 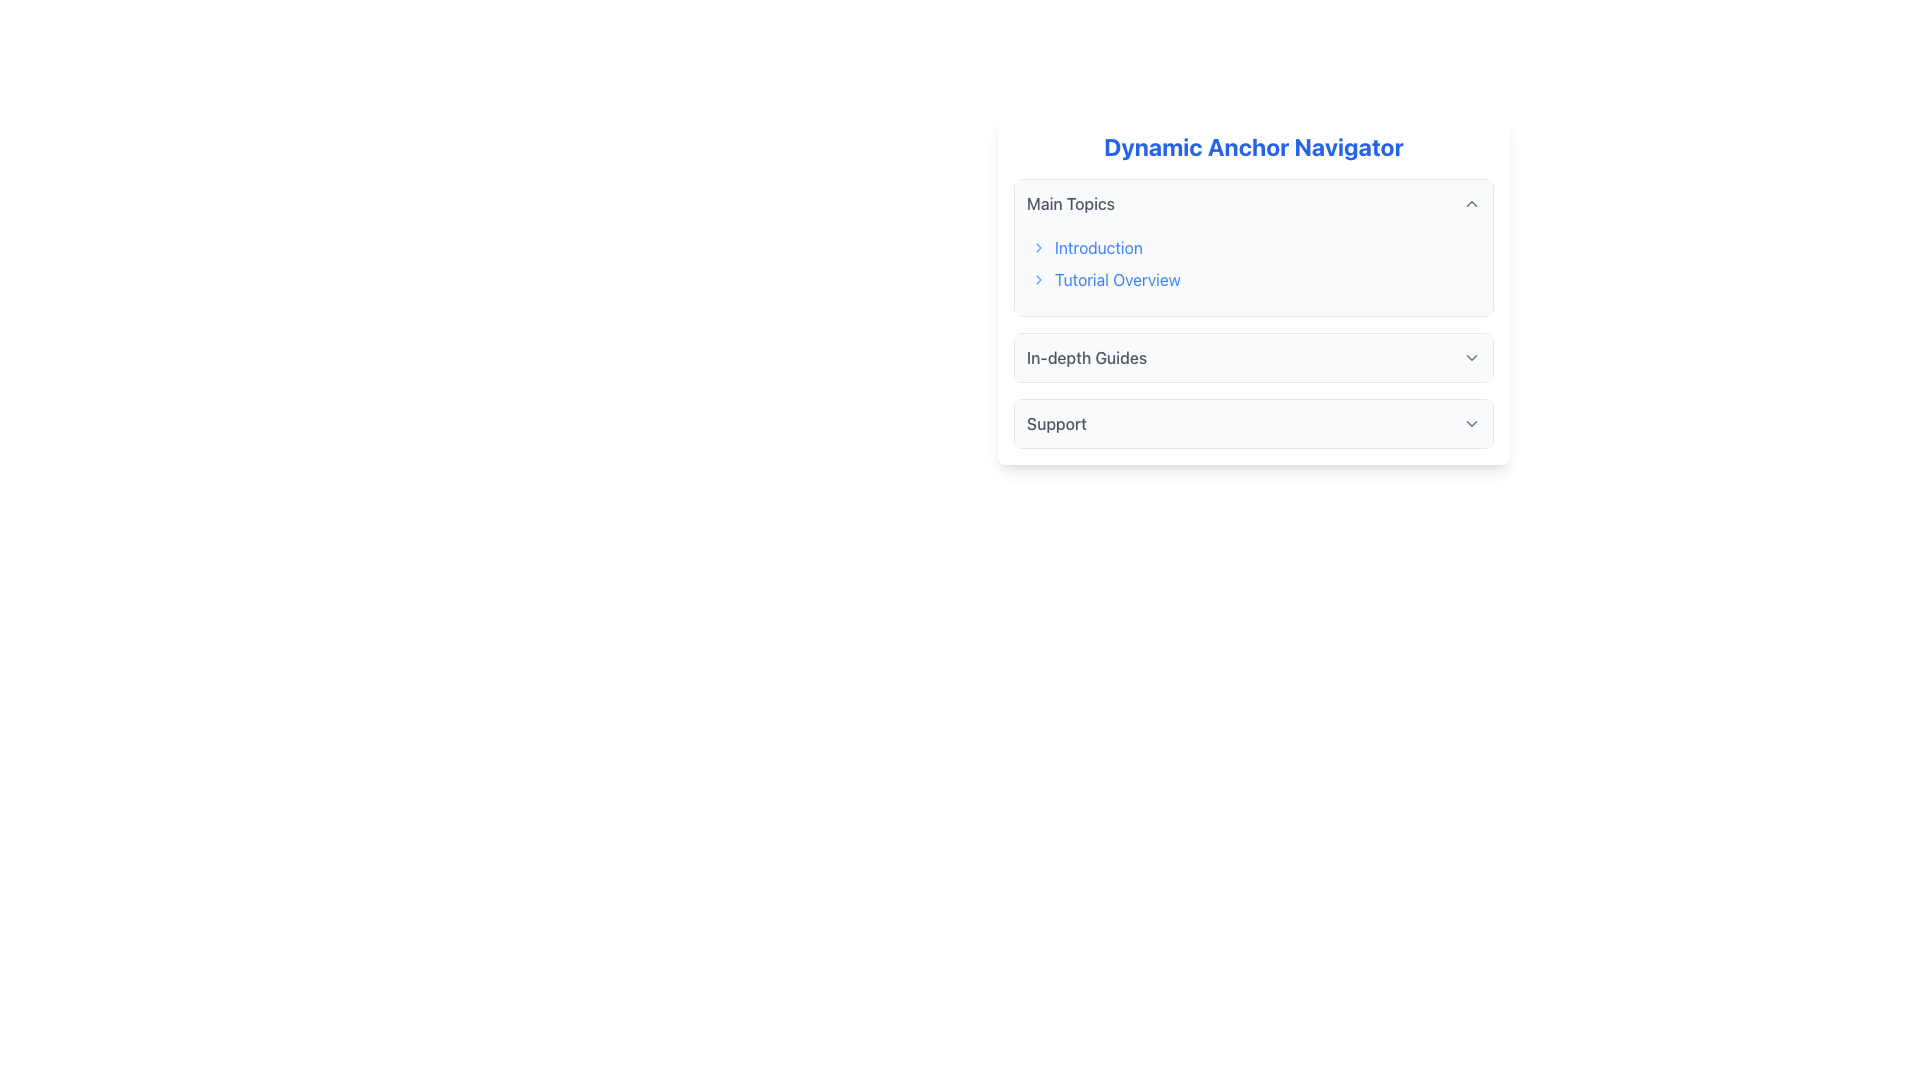 What do you see at coordinates (1472, 357) in the screenshot?
I see `the small, gray, downward-pointing chevron icon` at bounding box center [1472, 357].